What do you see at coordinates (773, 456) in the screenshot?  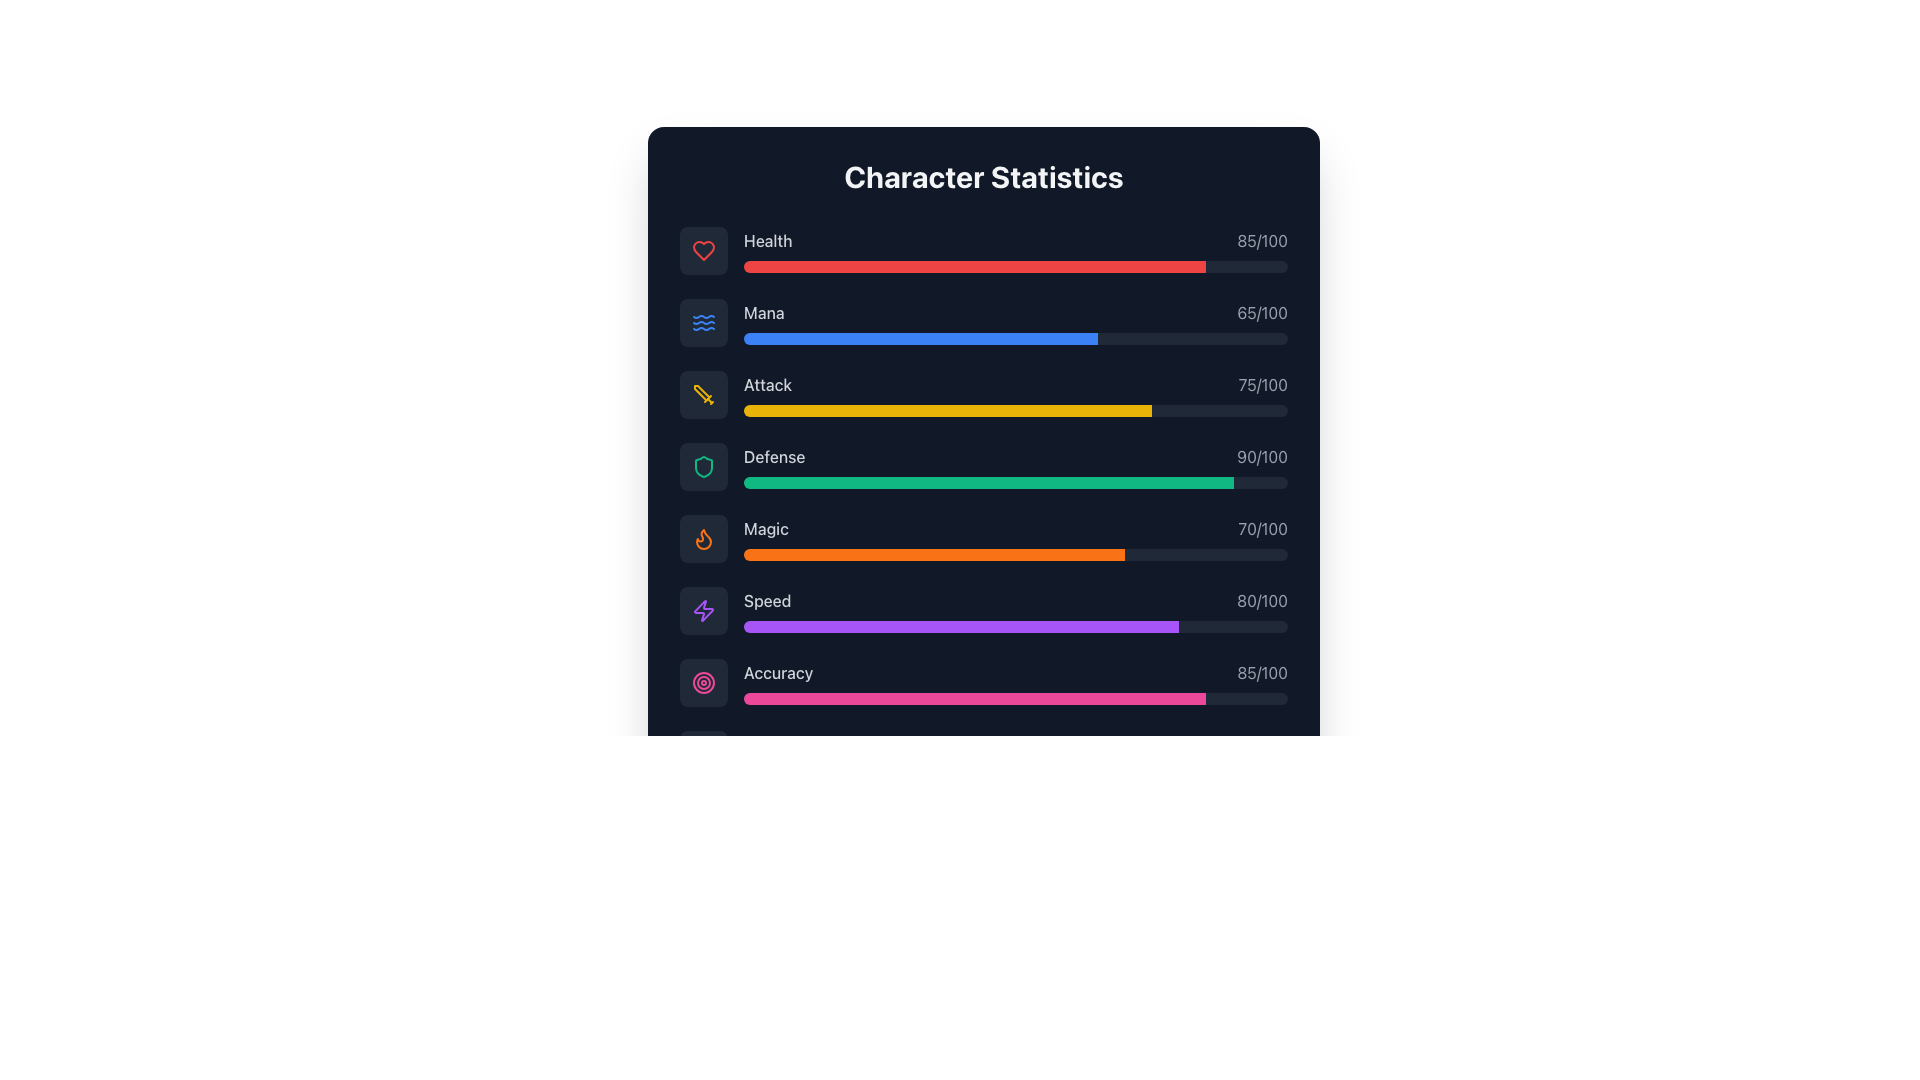 I see `the 'Defense' text label, which is a medium-weight gray font adjacent to a green horizontal bar in the character statistics list` at bounding box center [773, 456].